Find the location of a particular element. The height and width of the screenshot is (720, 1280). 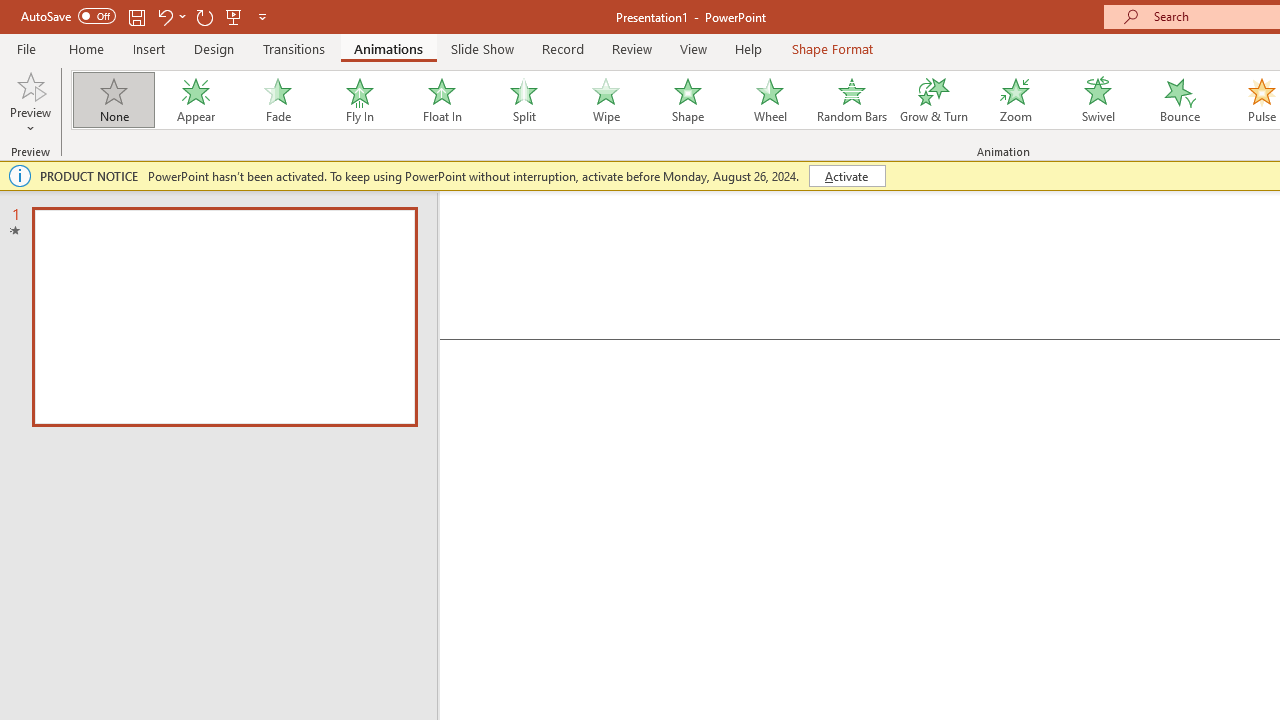

'Split' is located at coordinates (523, 100).